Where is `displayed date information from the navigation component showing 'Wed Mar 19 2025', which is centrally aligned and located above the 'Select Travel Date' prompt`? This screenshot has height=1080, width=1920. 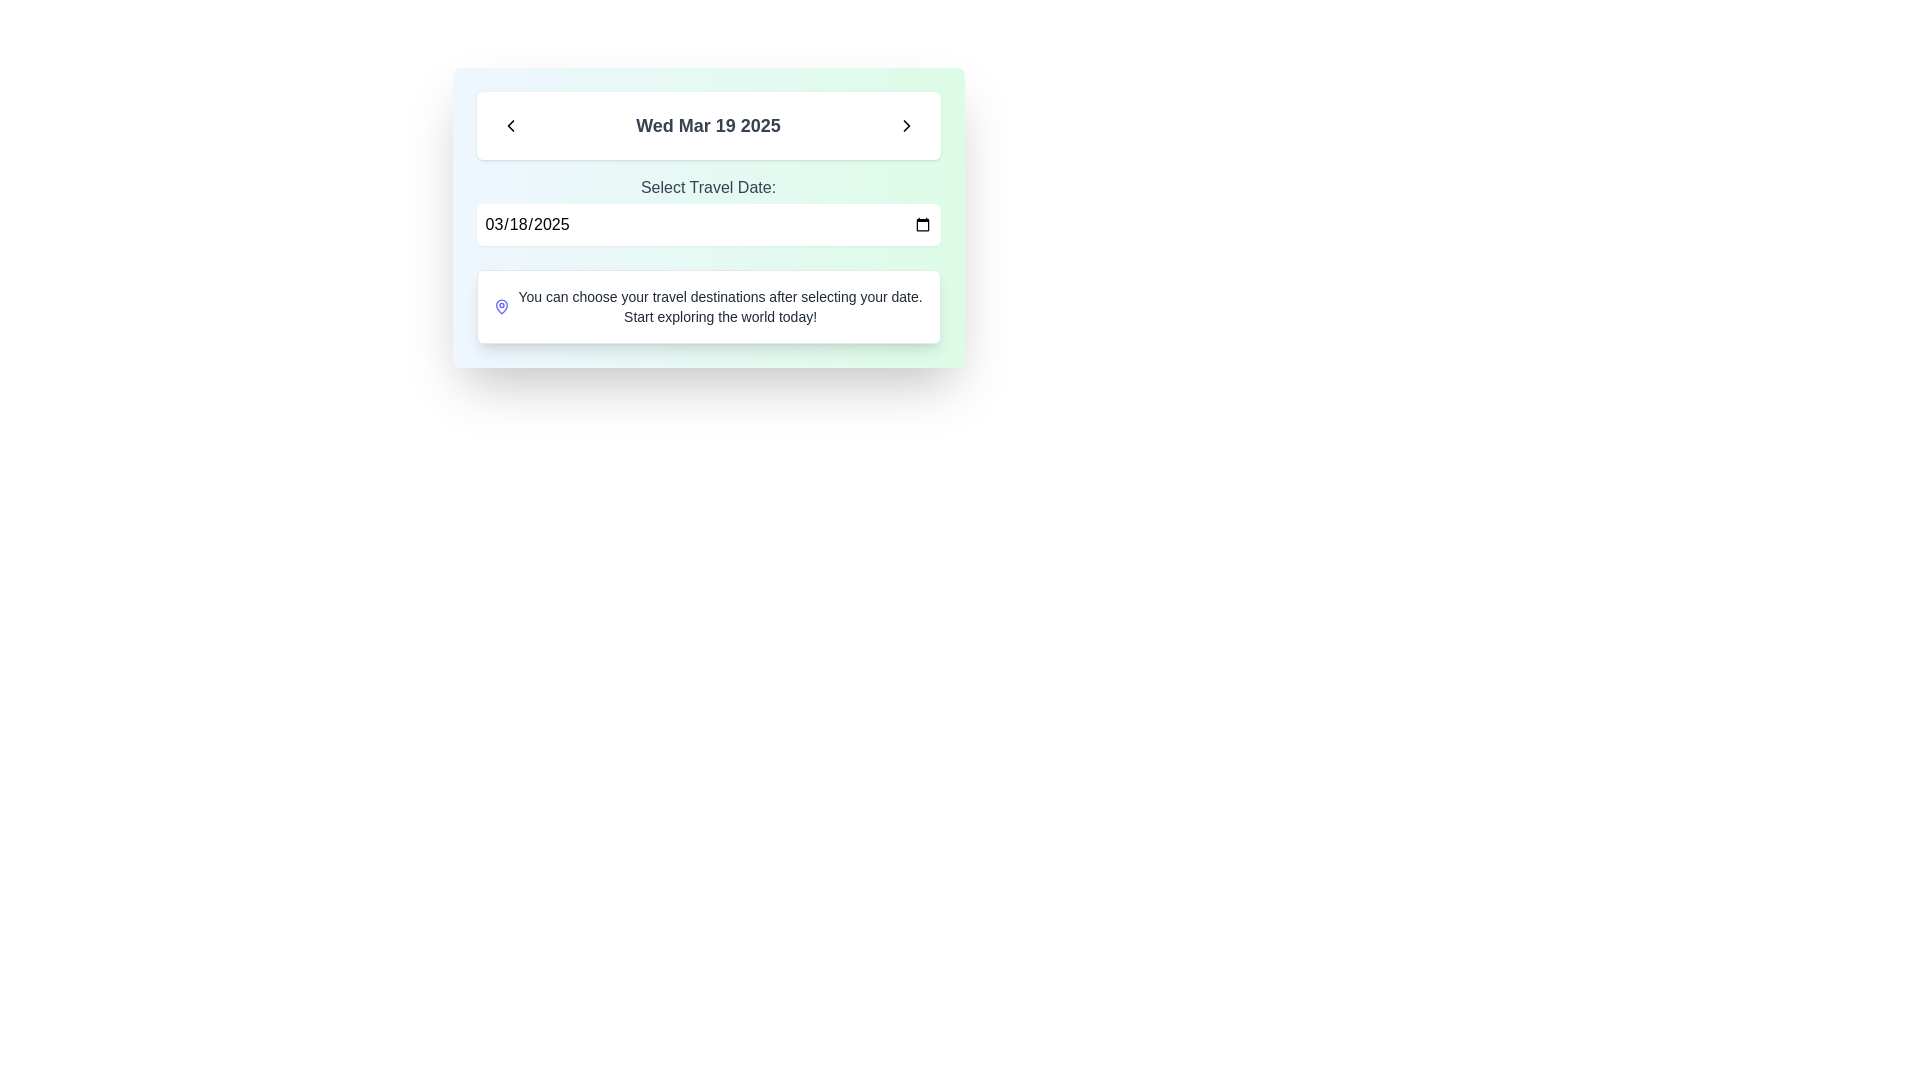
displayed date information from the navigation component showing 'Wed Mar 19 2025', which is centrally aligned and located above the 'Select Travel Date' prompt is located at coordinates (708, 126).